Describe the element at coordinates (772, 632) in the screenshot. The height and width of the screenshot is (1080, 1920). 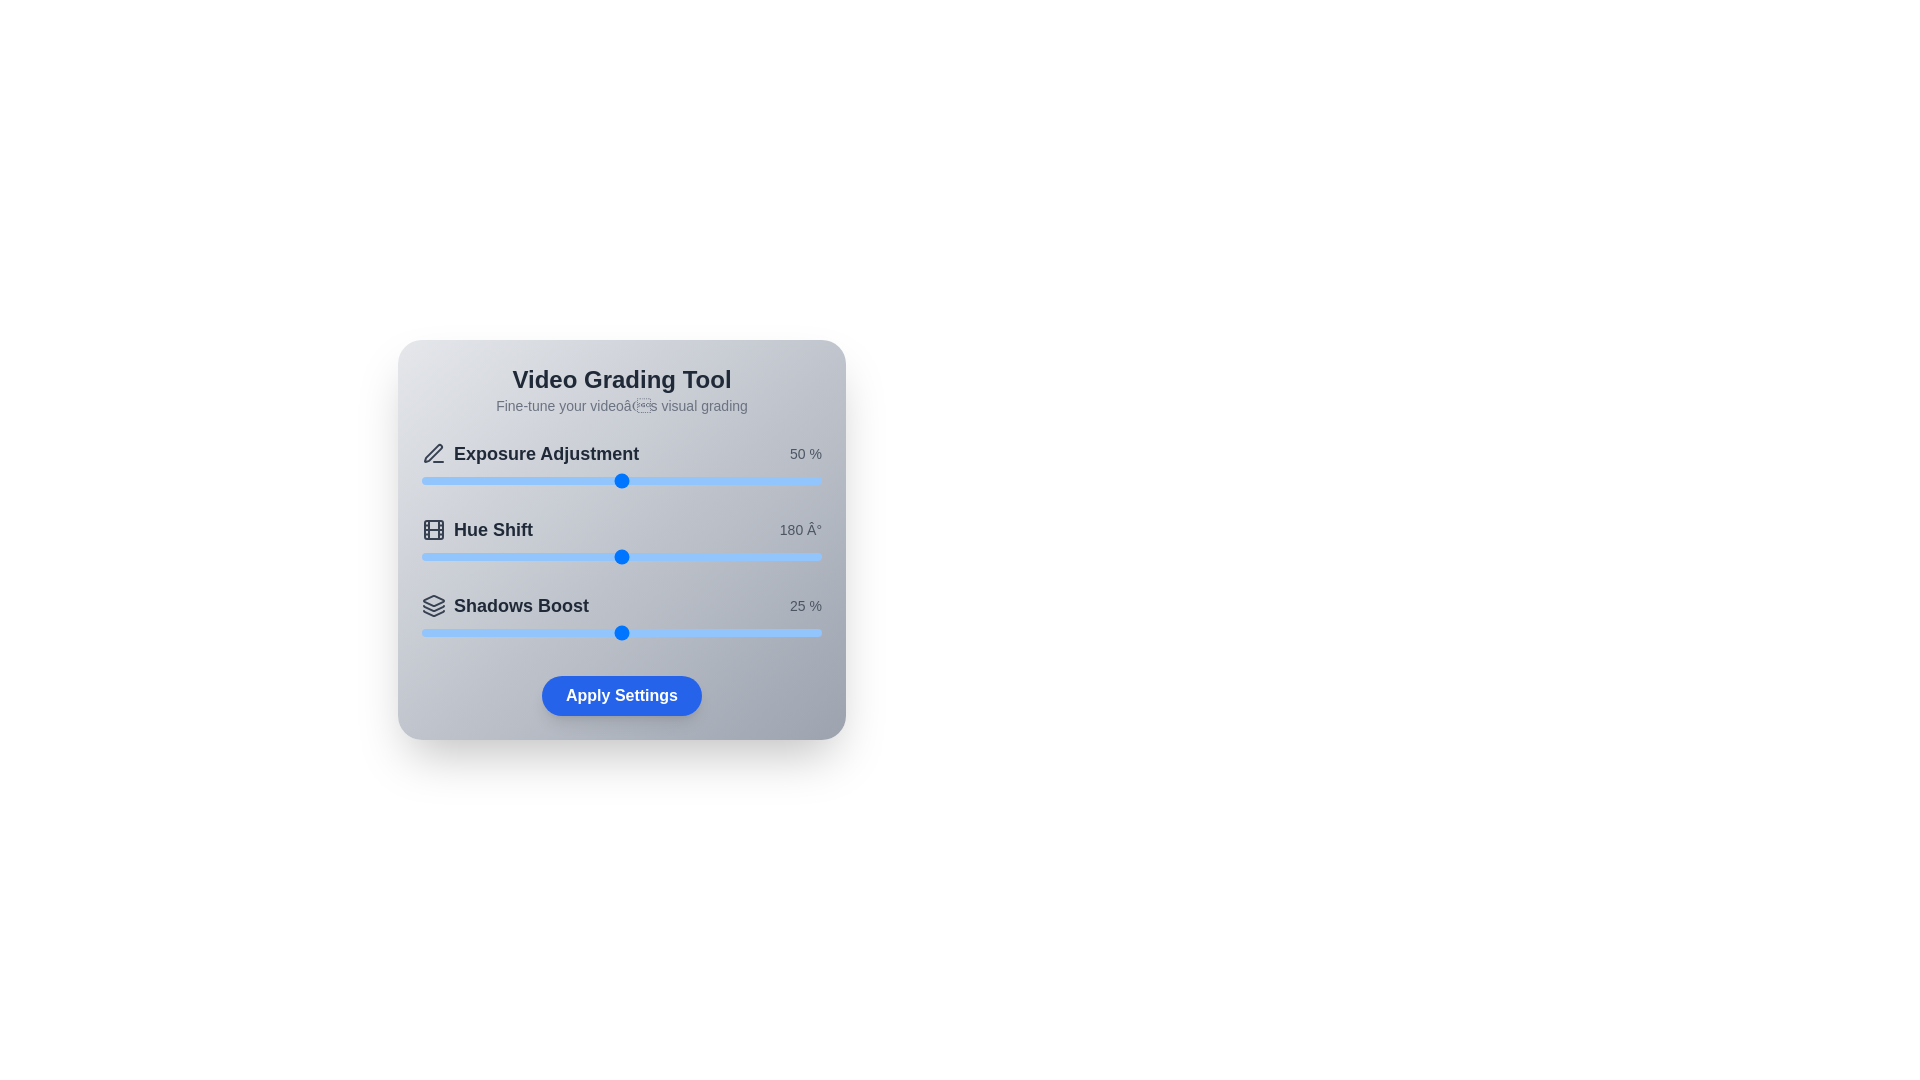
I see `the 'Shadows Boost' slider` at that location.